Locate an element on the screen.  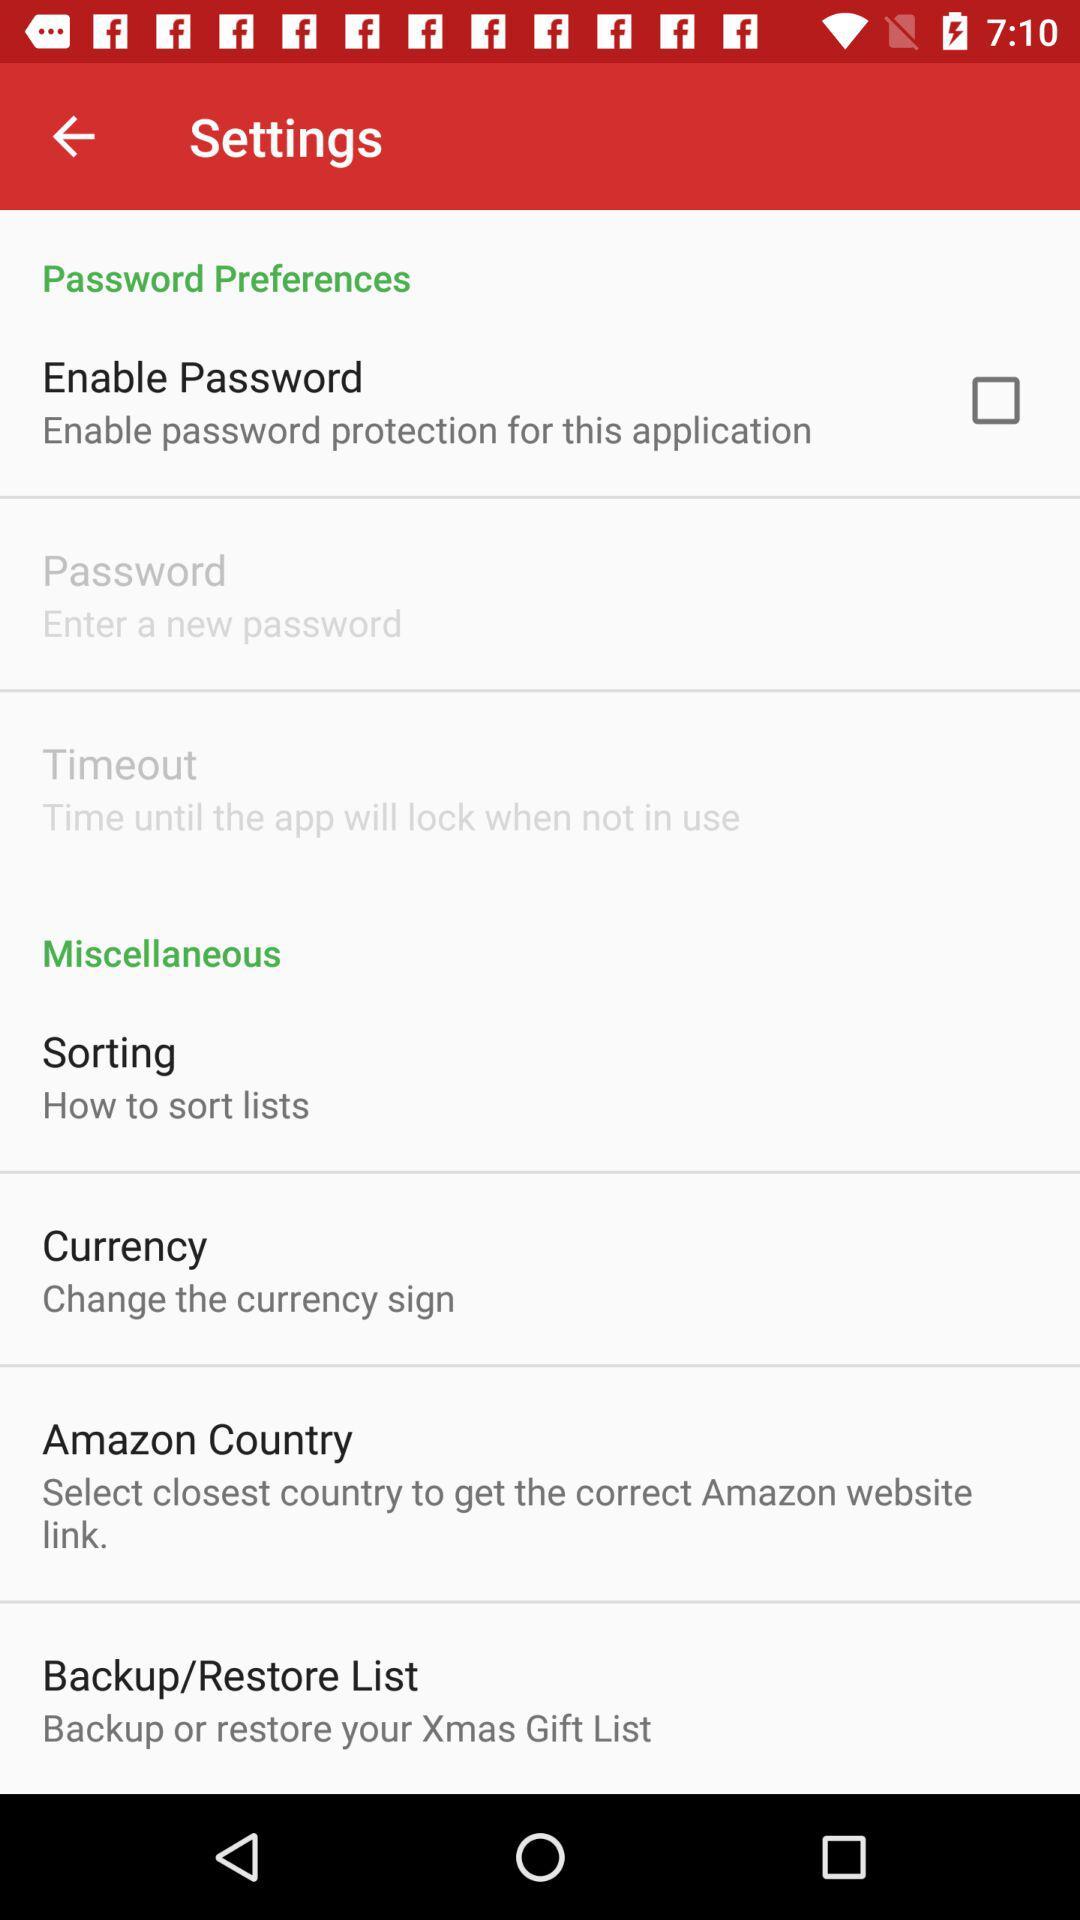
time until the icon is located at coordinates (391, 816).